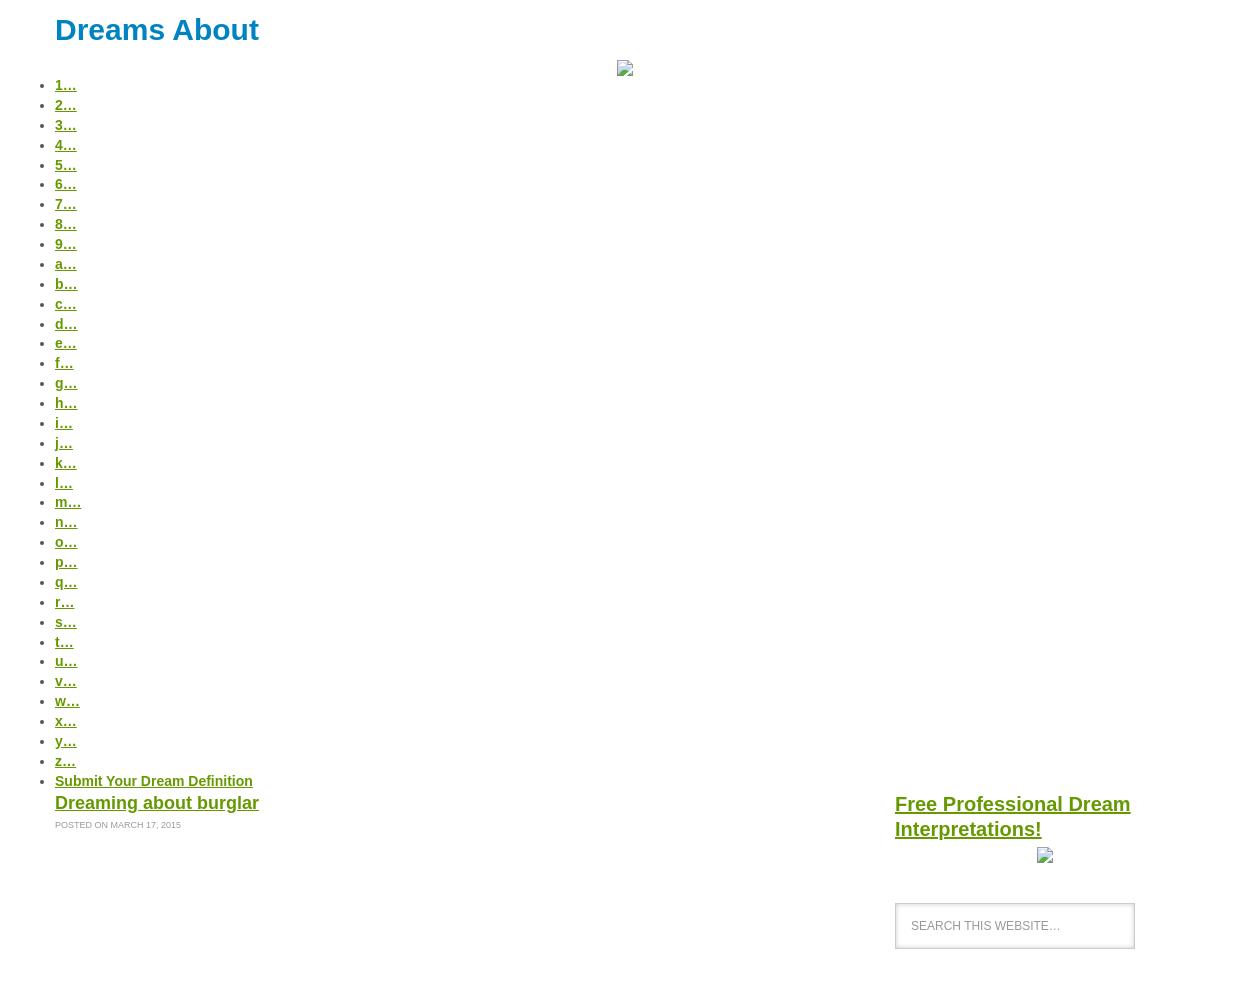  I want to click on 'c…', so click(64, 303).